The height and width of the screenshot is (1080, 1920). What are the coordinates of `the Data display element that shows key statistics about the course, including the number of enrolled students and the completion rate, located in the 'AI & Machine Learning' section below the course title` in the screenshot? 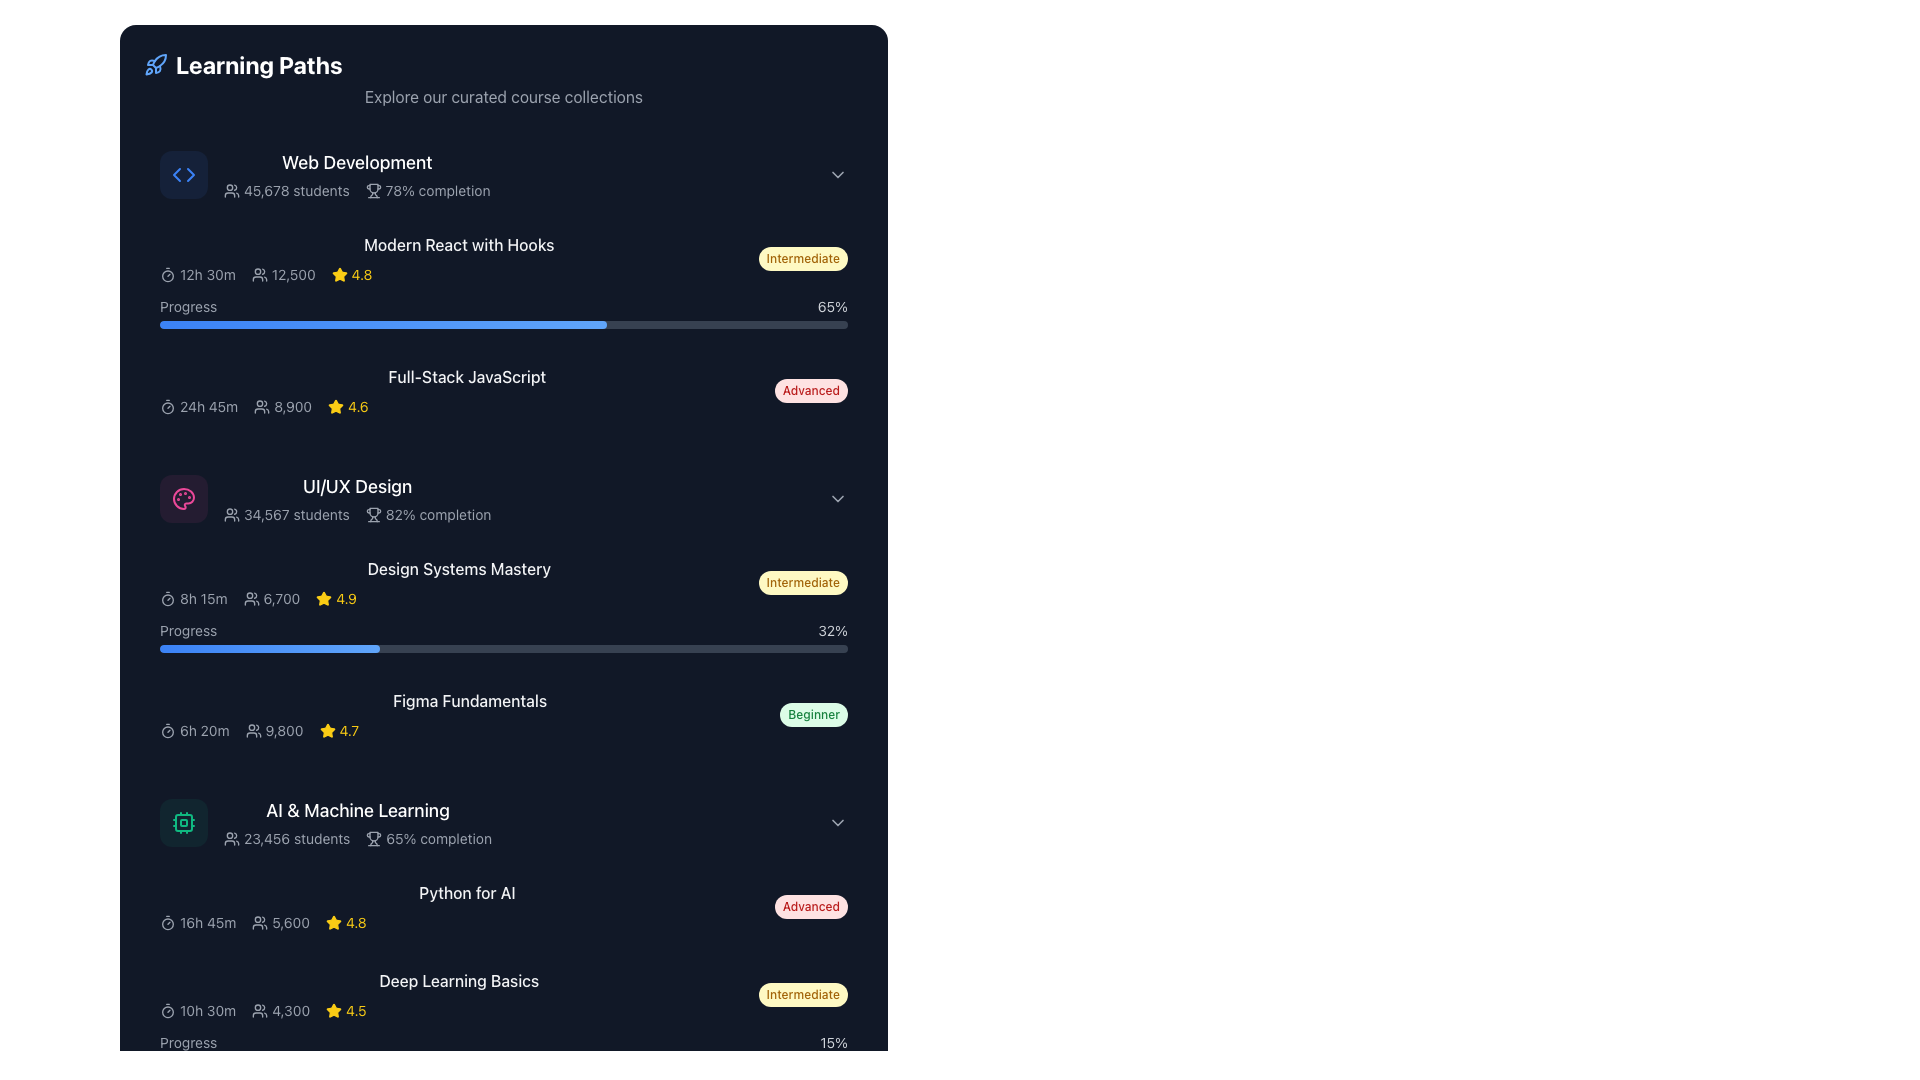 It's located at (358, 839).